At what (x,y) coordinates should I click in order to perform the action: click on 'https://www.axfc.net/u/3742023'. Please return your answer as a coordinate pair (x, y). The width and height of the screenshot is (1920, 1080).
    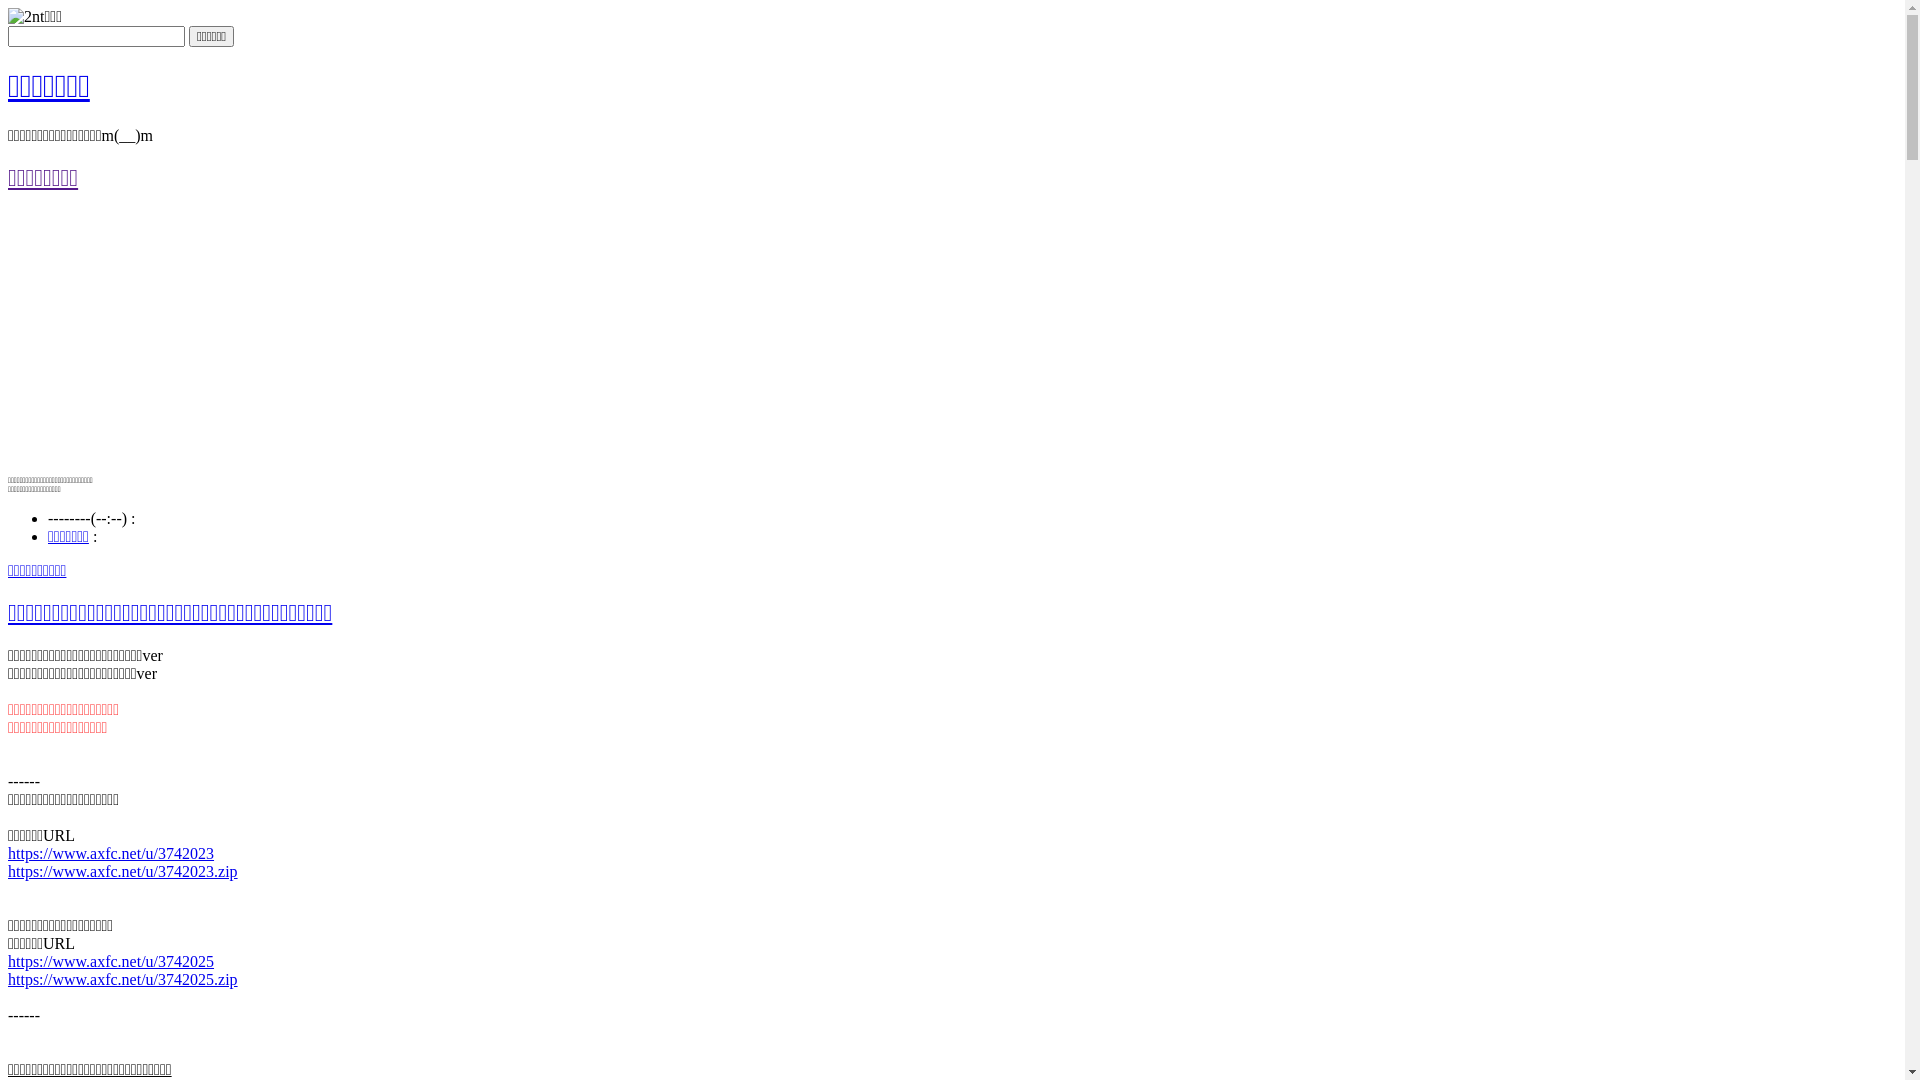
    Looking at the image, I should click on (109, 852).